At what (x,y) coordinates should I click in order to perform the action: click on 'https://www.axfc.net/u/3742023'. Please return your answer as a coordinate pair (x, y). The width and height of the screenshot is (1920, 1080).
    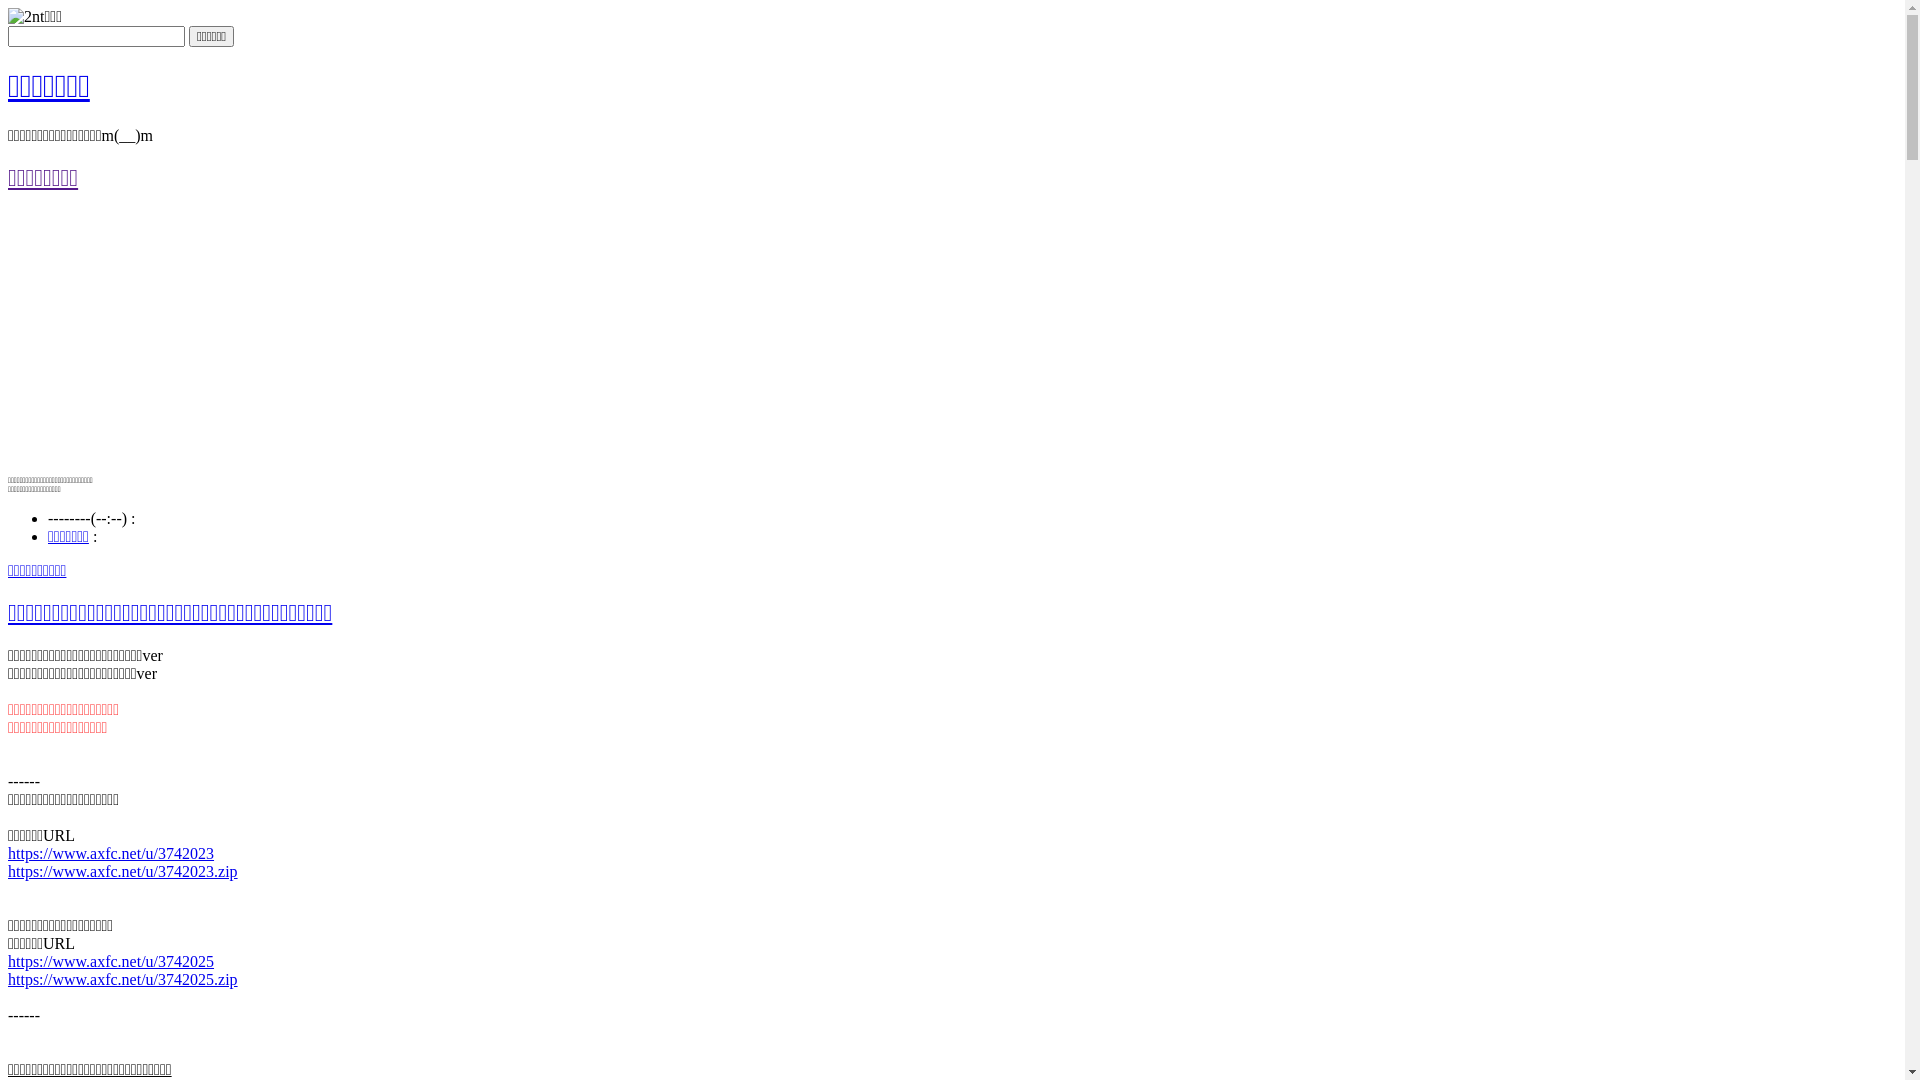
    Looking at the image, I should click on (109, 852).